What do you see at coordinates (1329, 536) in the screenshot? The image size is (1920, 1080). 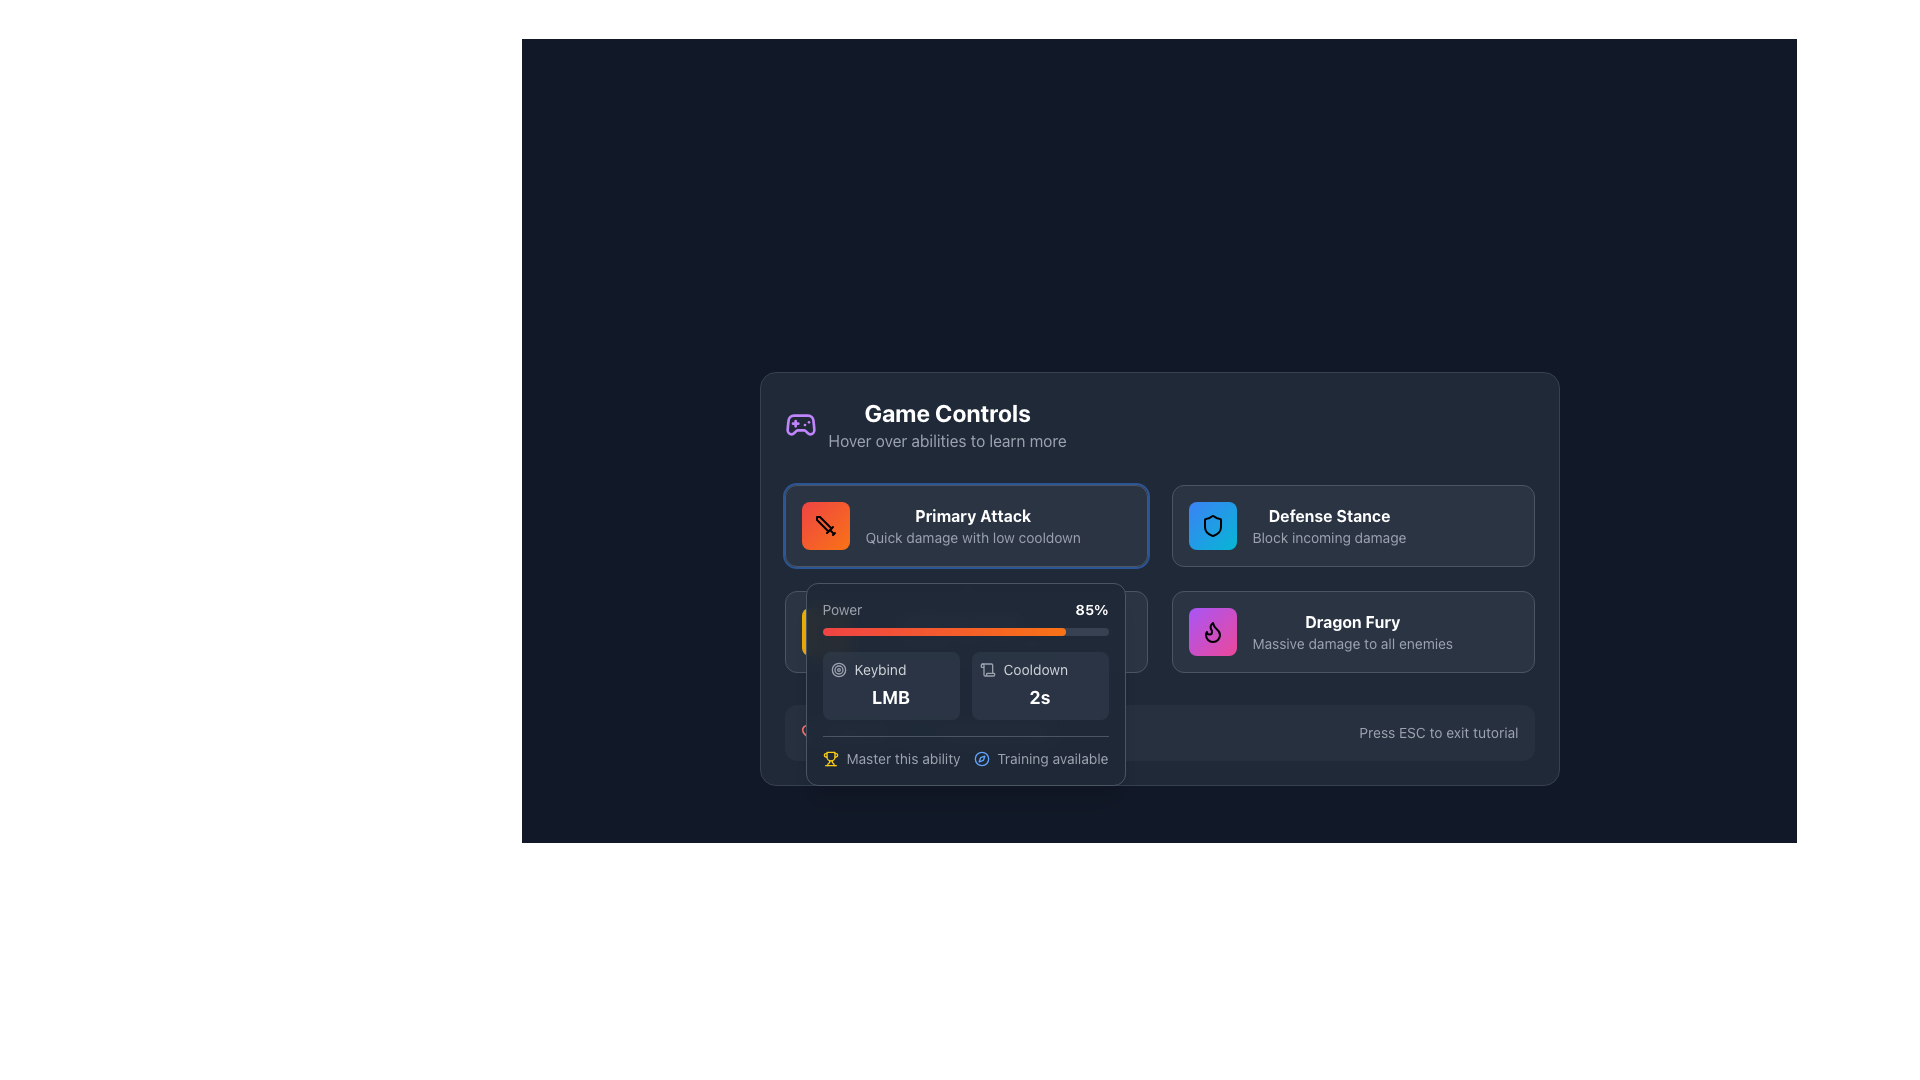 I see `text label that says 'Block incoming damage', which is styled in gray with a smaller font size and positioned directly below 'Defense Stance'` at bounding box center [1329, 536].